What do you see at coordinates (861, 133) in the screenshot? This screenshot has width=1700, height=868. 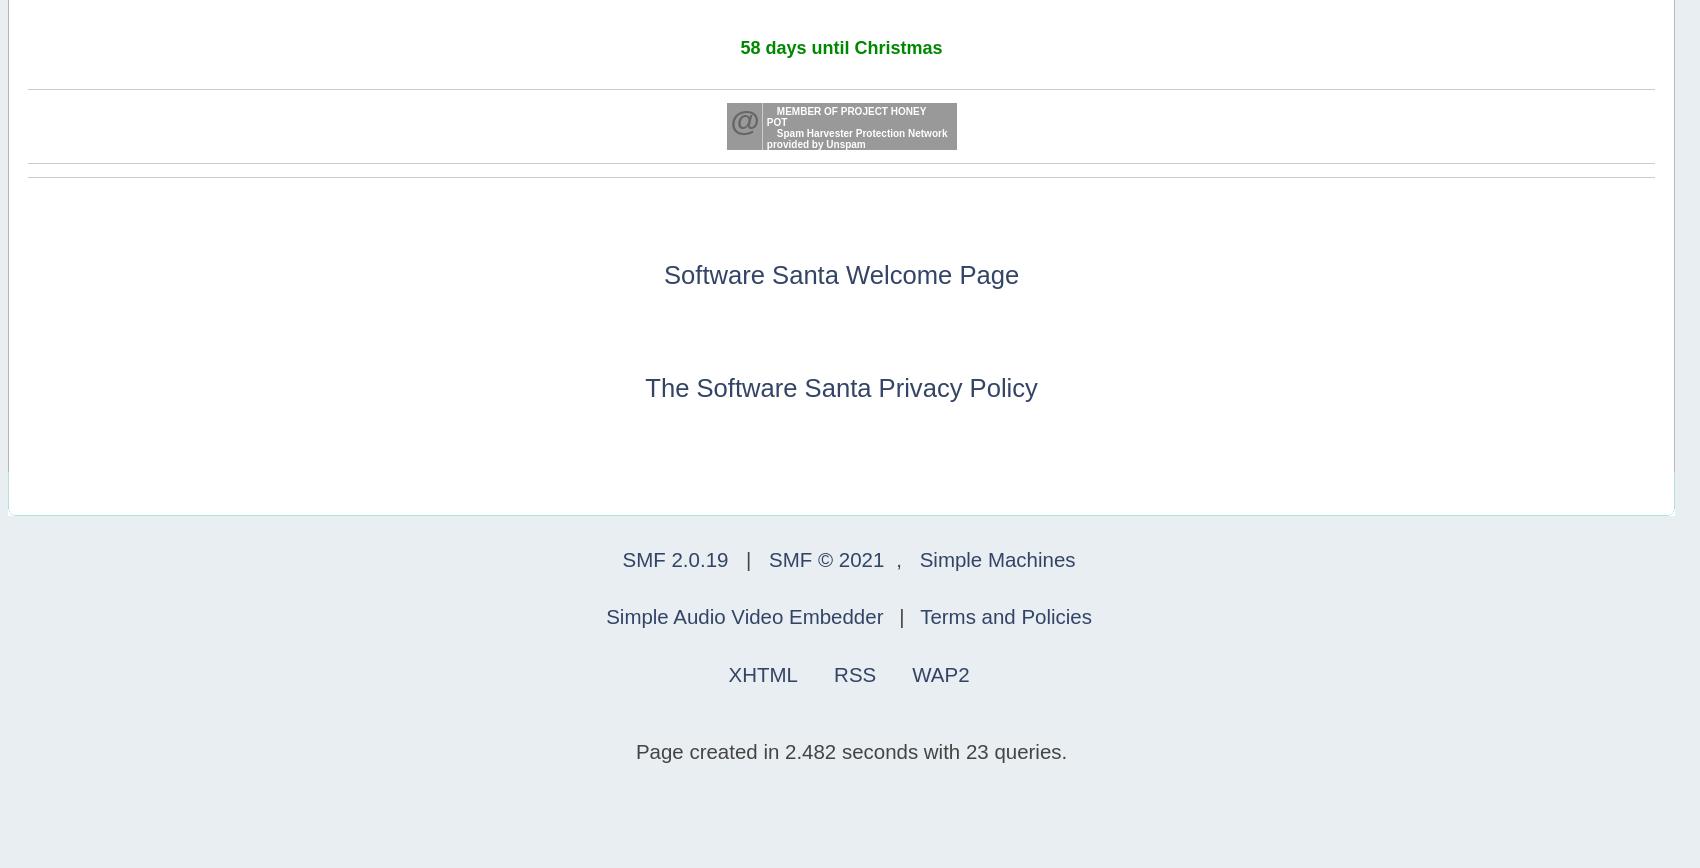 I see `'Spam Harvester Protection Network'` at bounding box center [861, 133].